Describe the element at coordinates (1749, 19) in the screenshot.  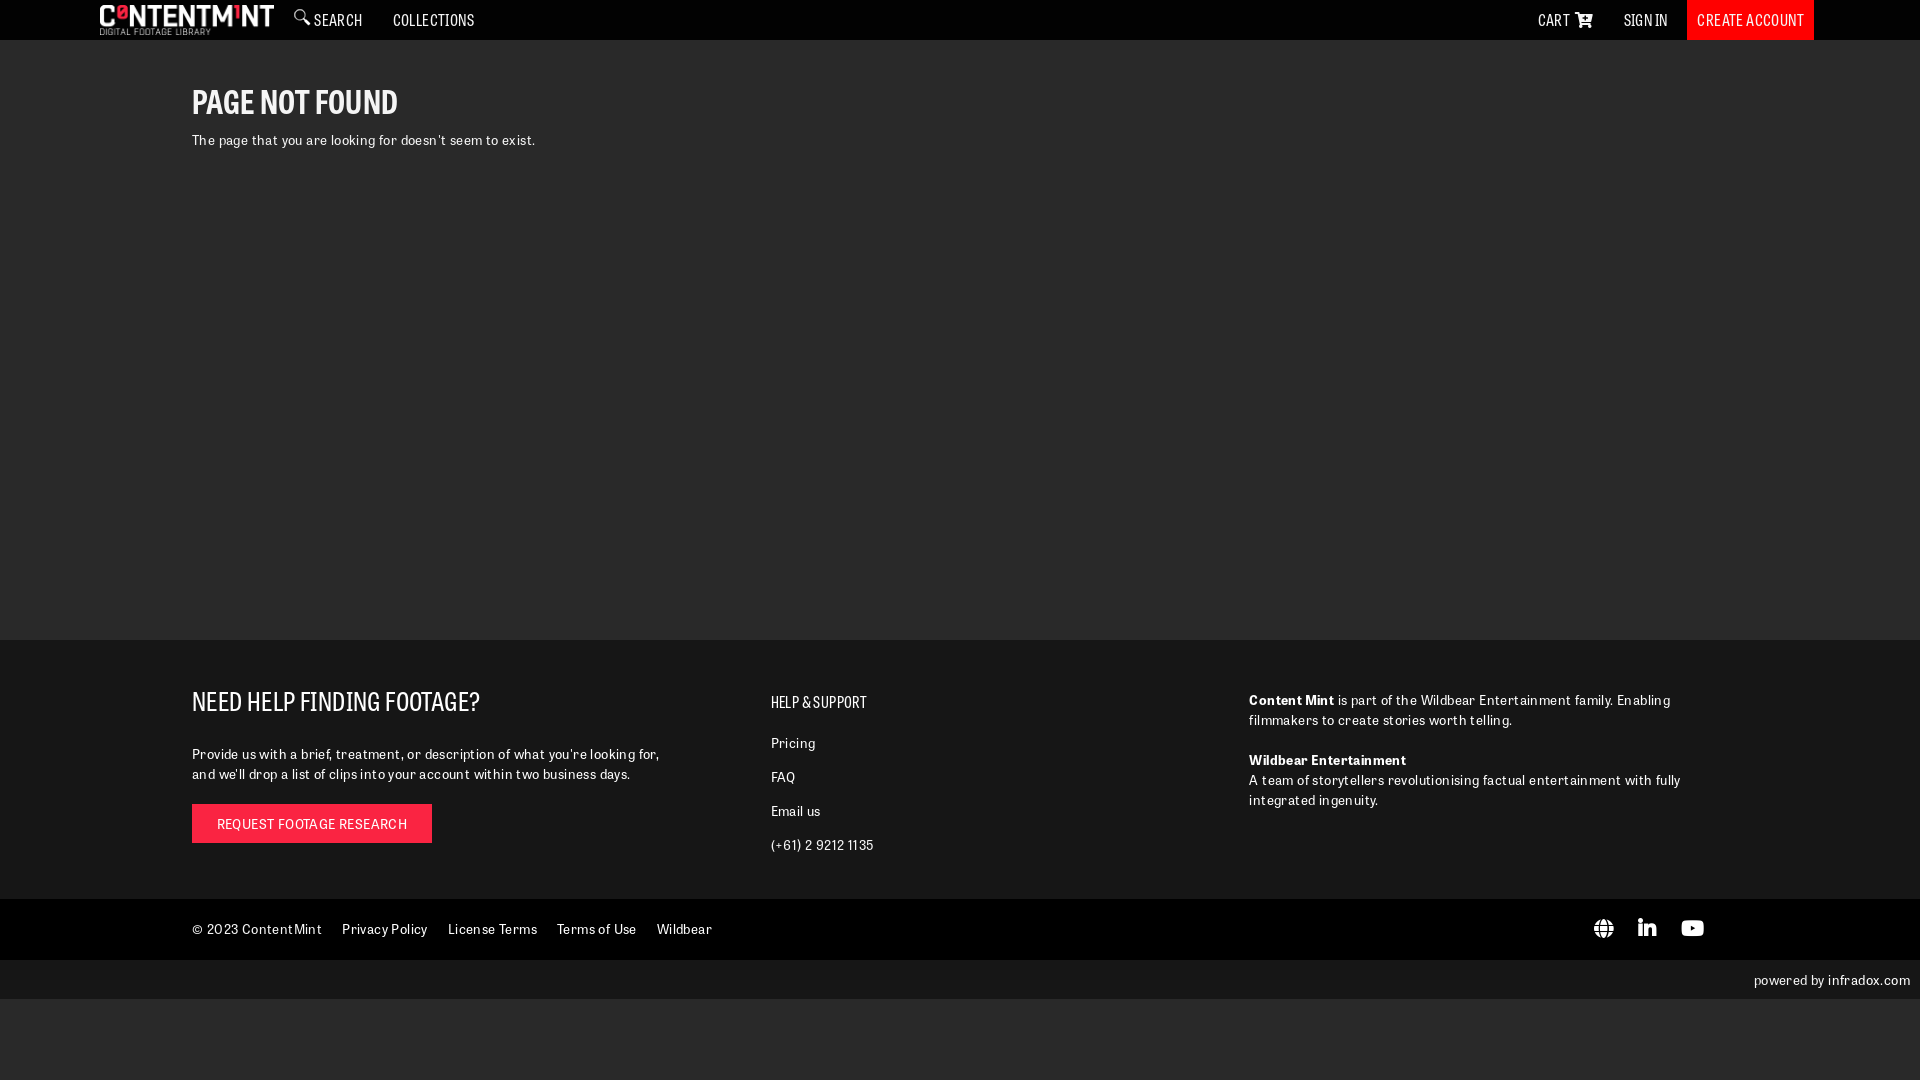
I see `'CREATE ACCOUNT'` at that location.